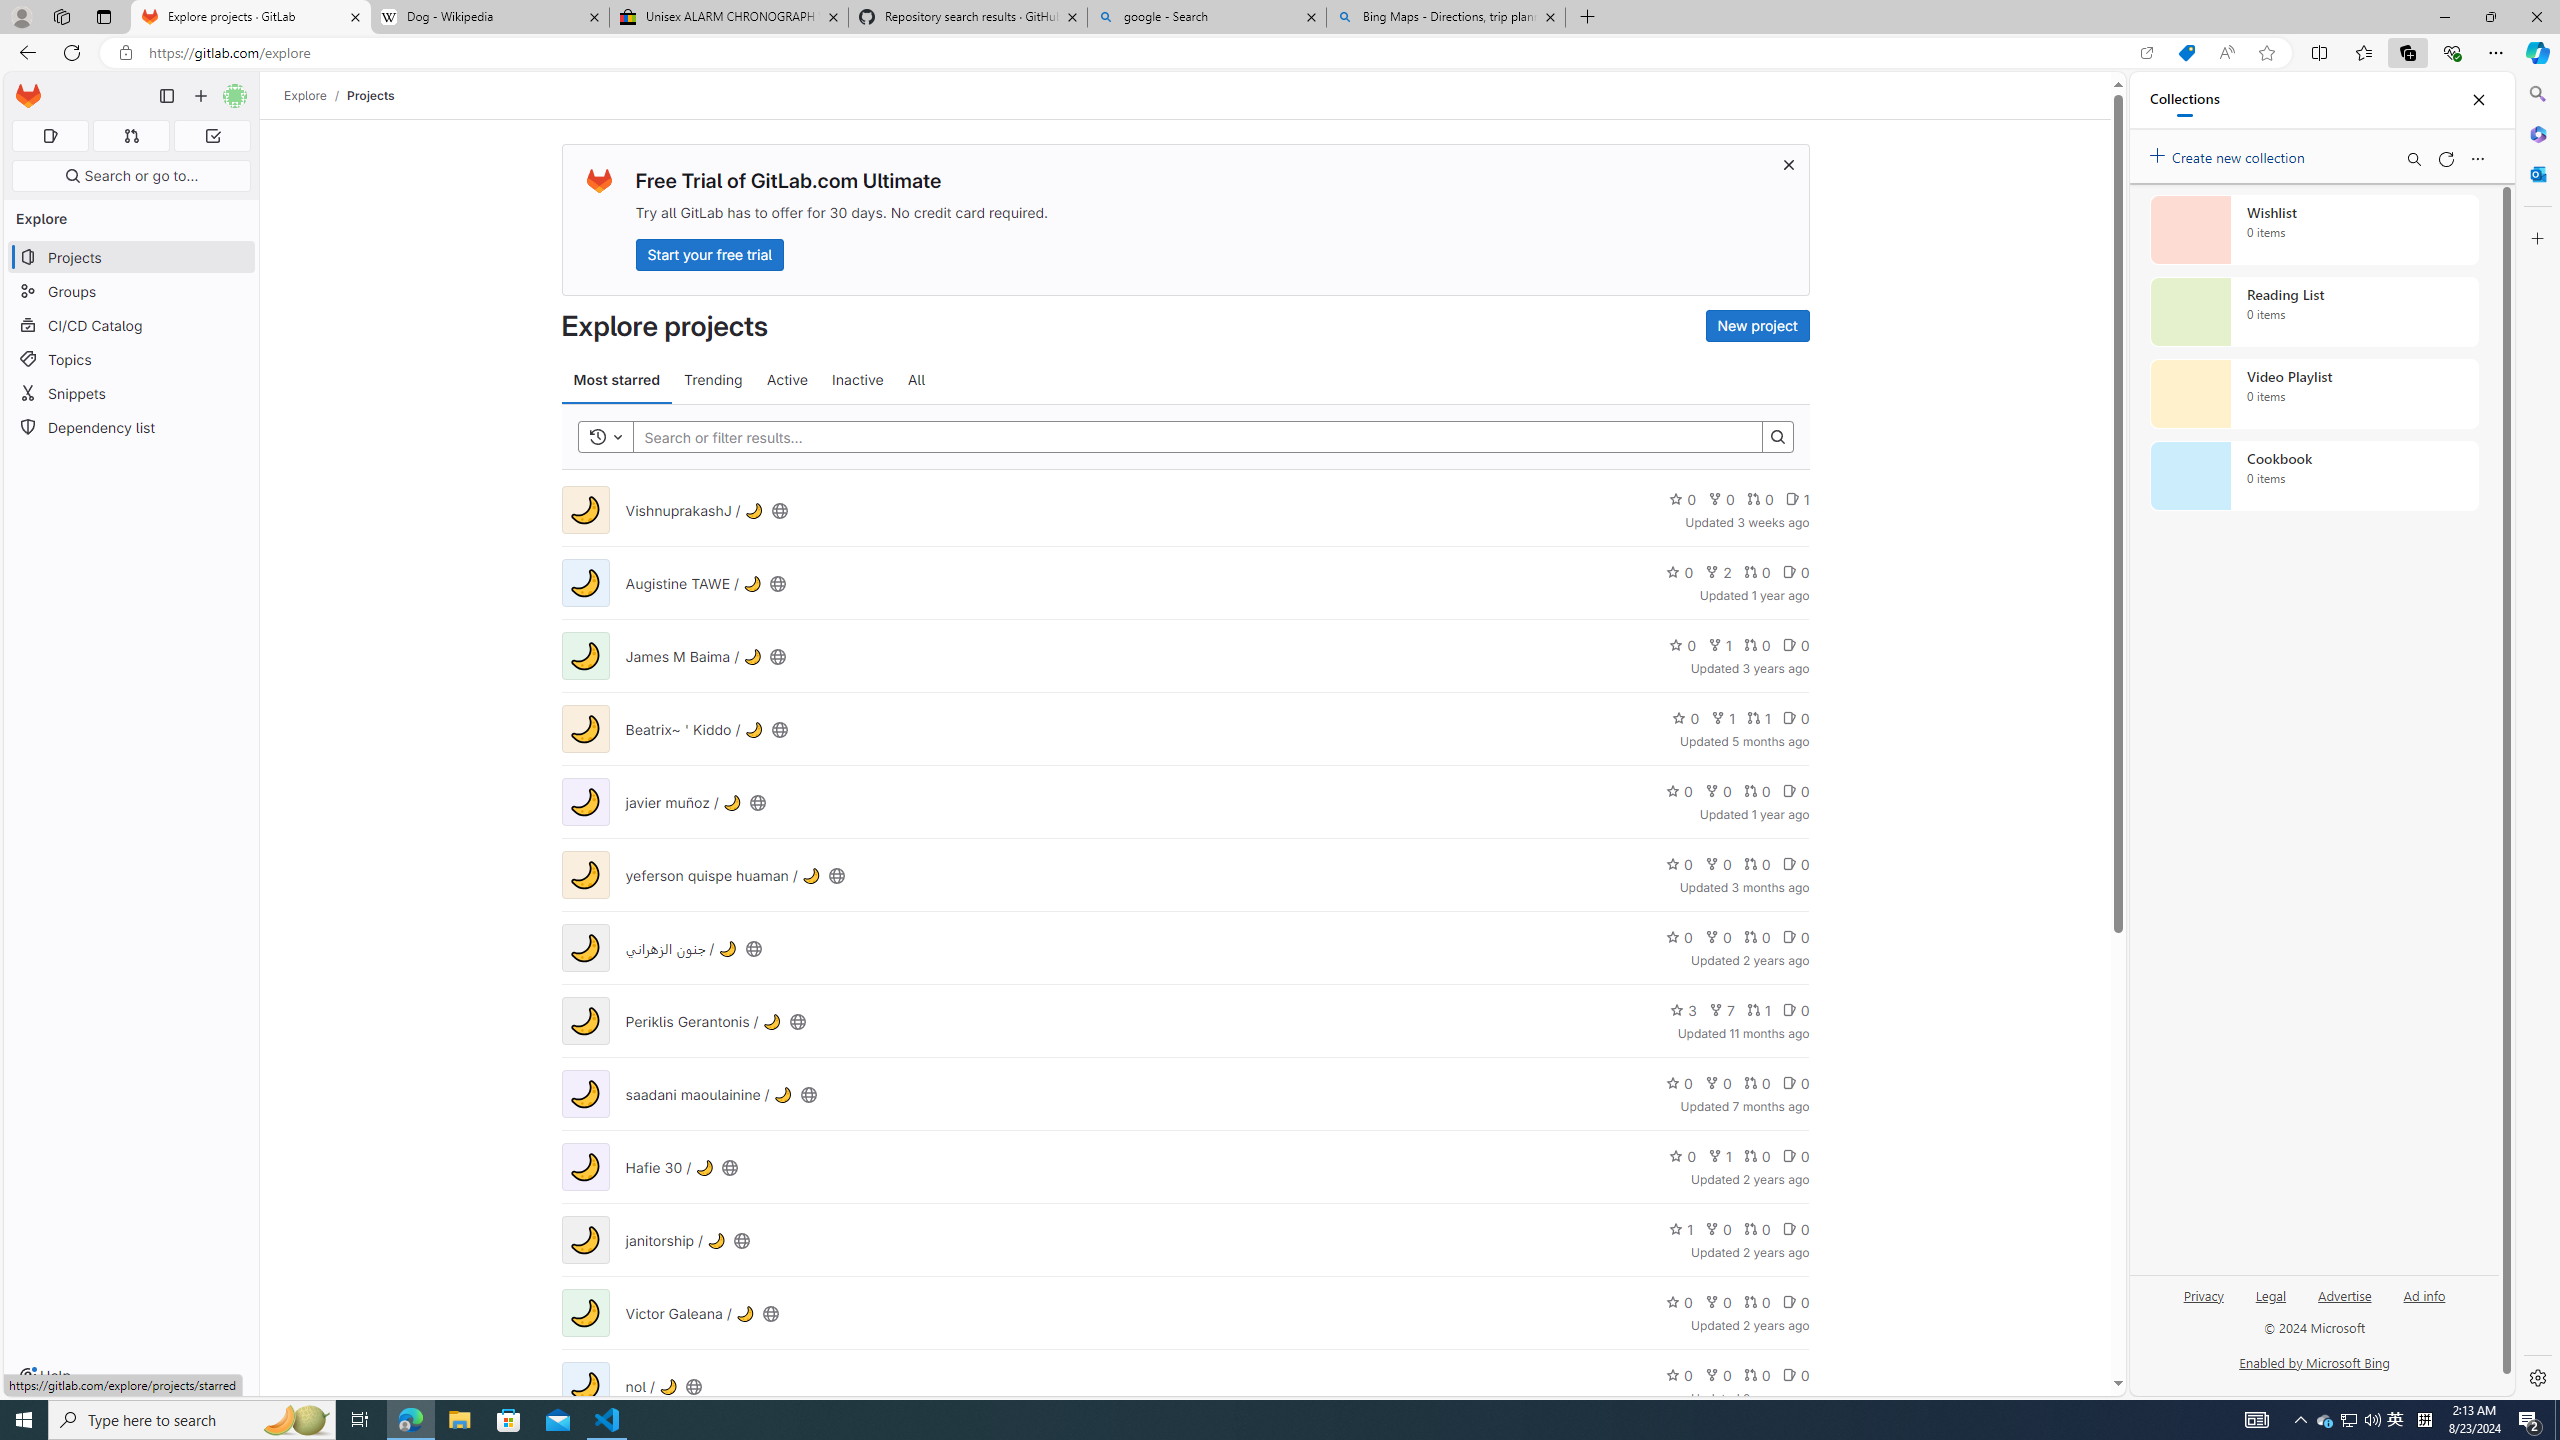 The height and width of the screenshot is (1440, 2560). What do you see at coordinates (1794, 1374) in the screenshot?
I see `'0'` at bounding box center [1794, 1374].